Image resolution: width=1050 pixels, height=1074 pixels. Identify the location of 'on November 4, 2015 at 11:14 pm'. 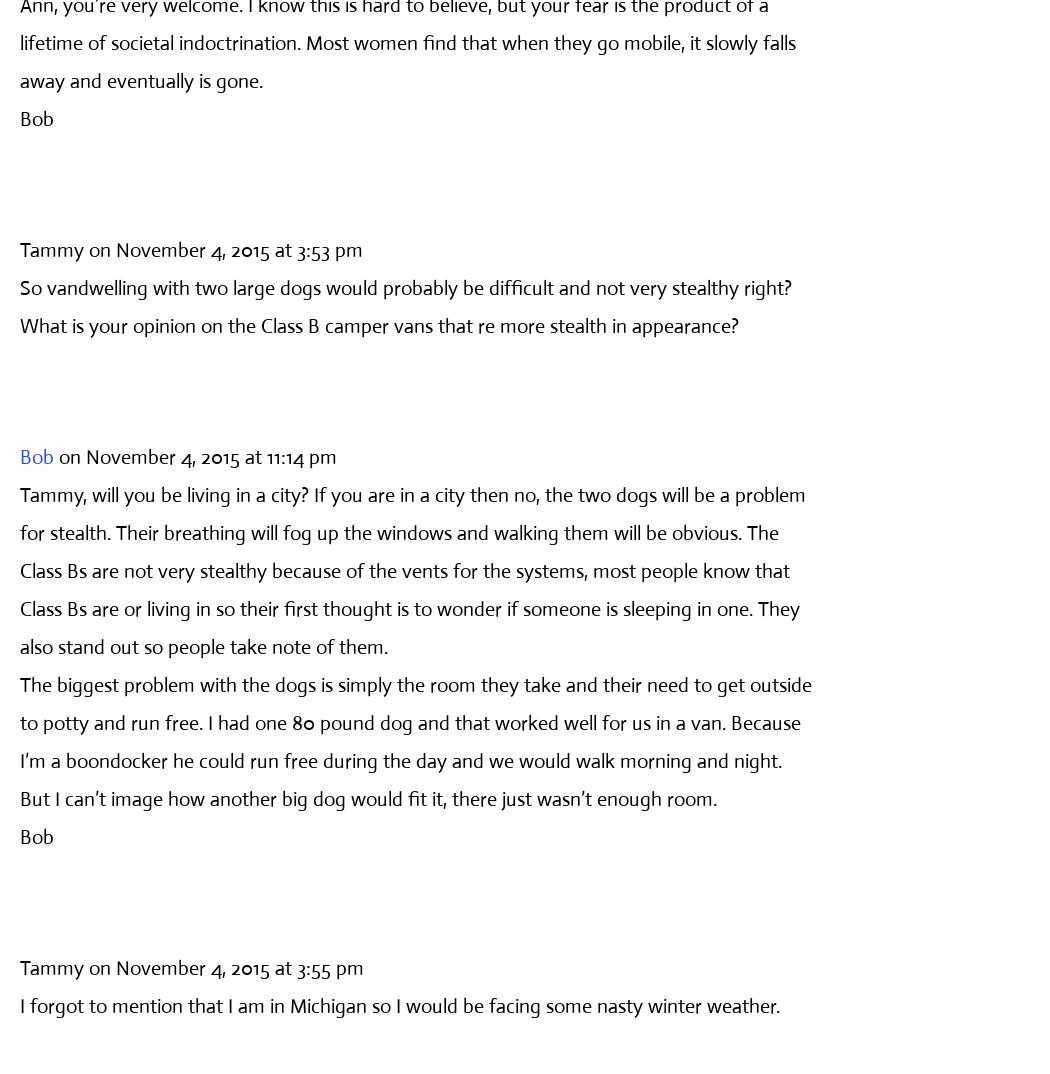
(197, 455).